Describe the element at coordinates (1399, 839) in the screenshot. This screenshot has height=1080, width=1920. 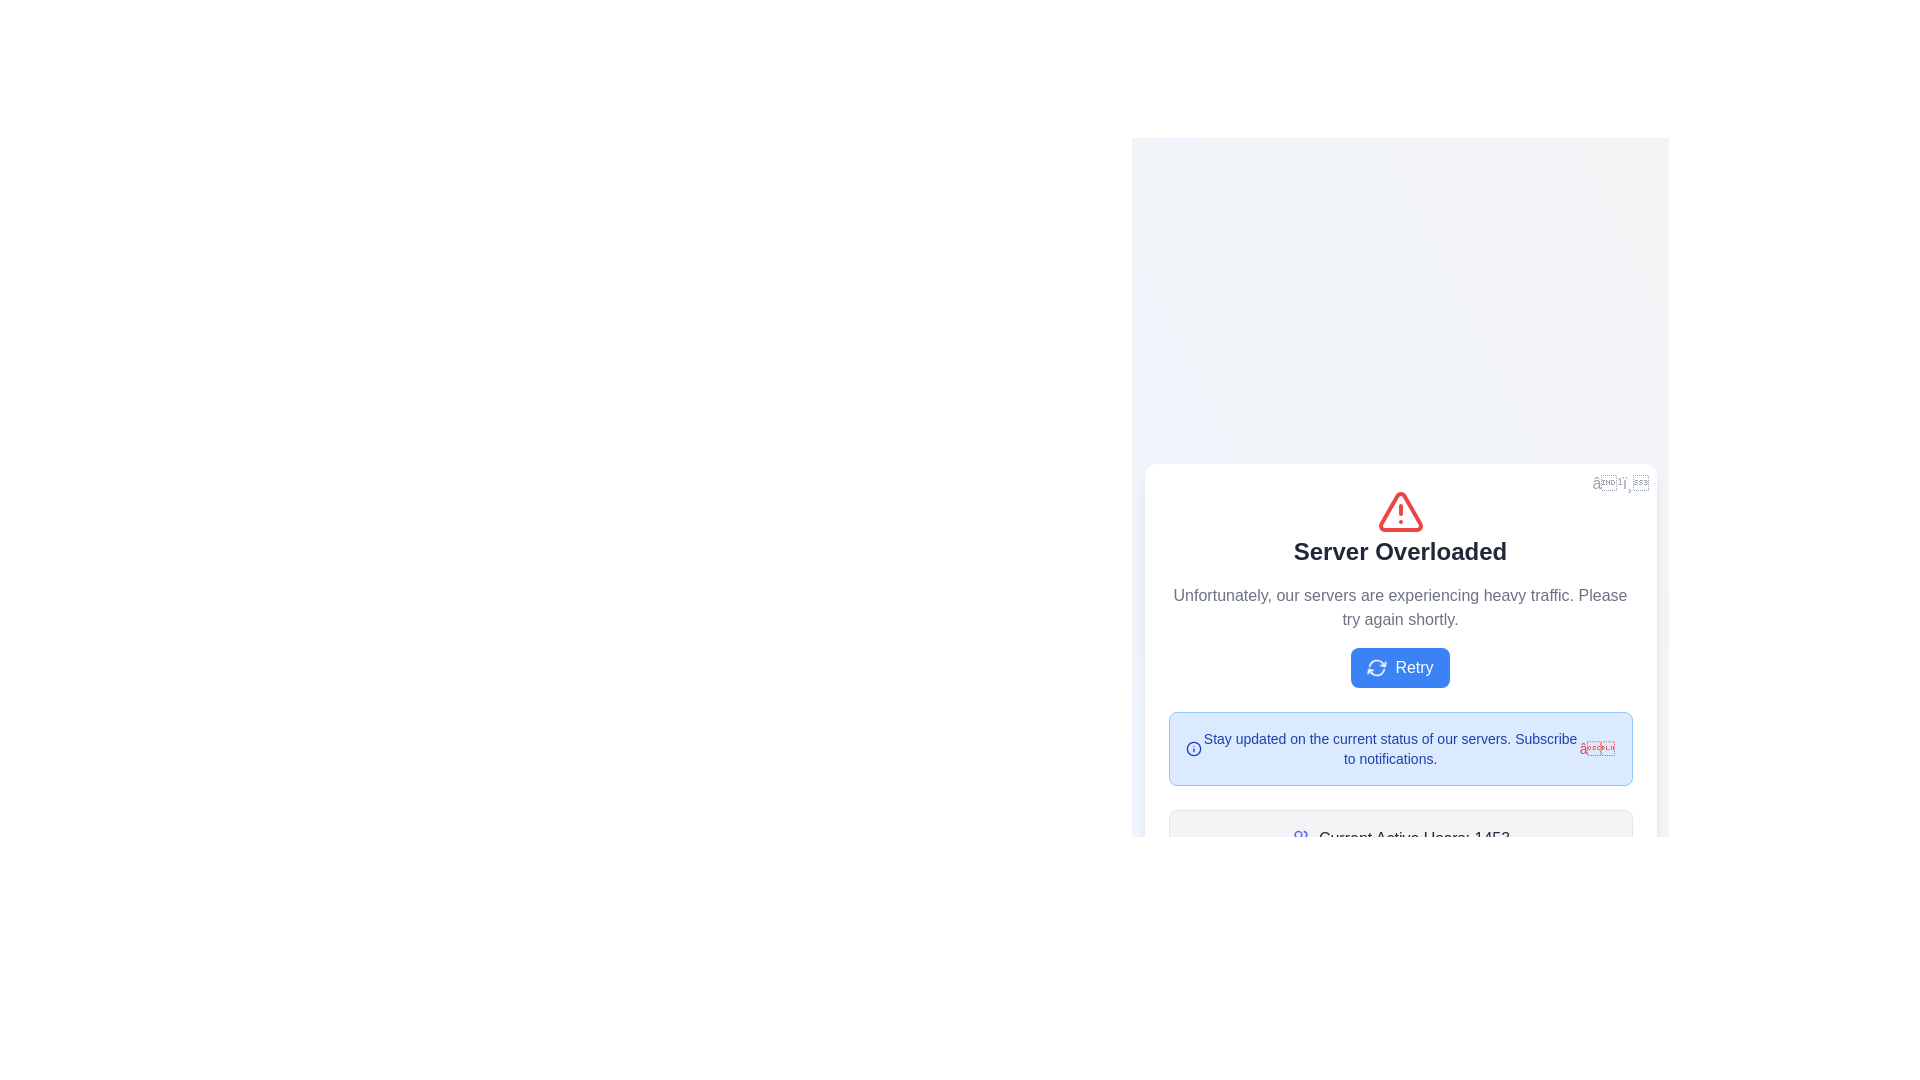
I see `the informative text with icon that displays the count of active users, located near the bottom of the main interface panel and centered horizontally` at that location.